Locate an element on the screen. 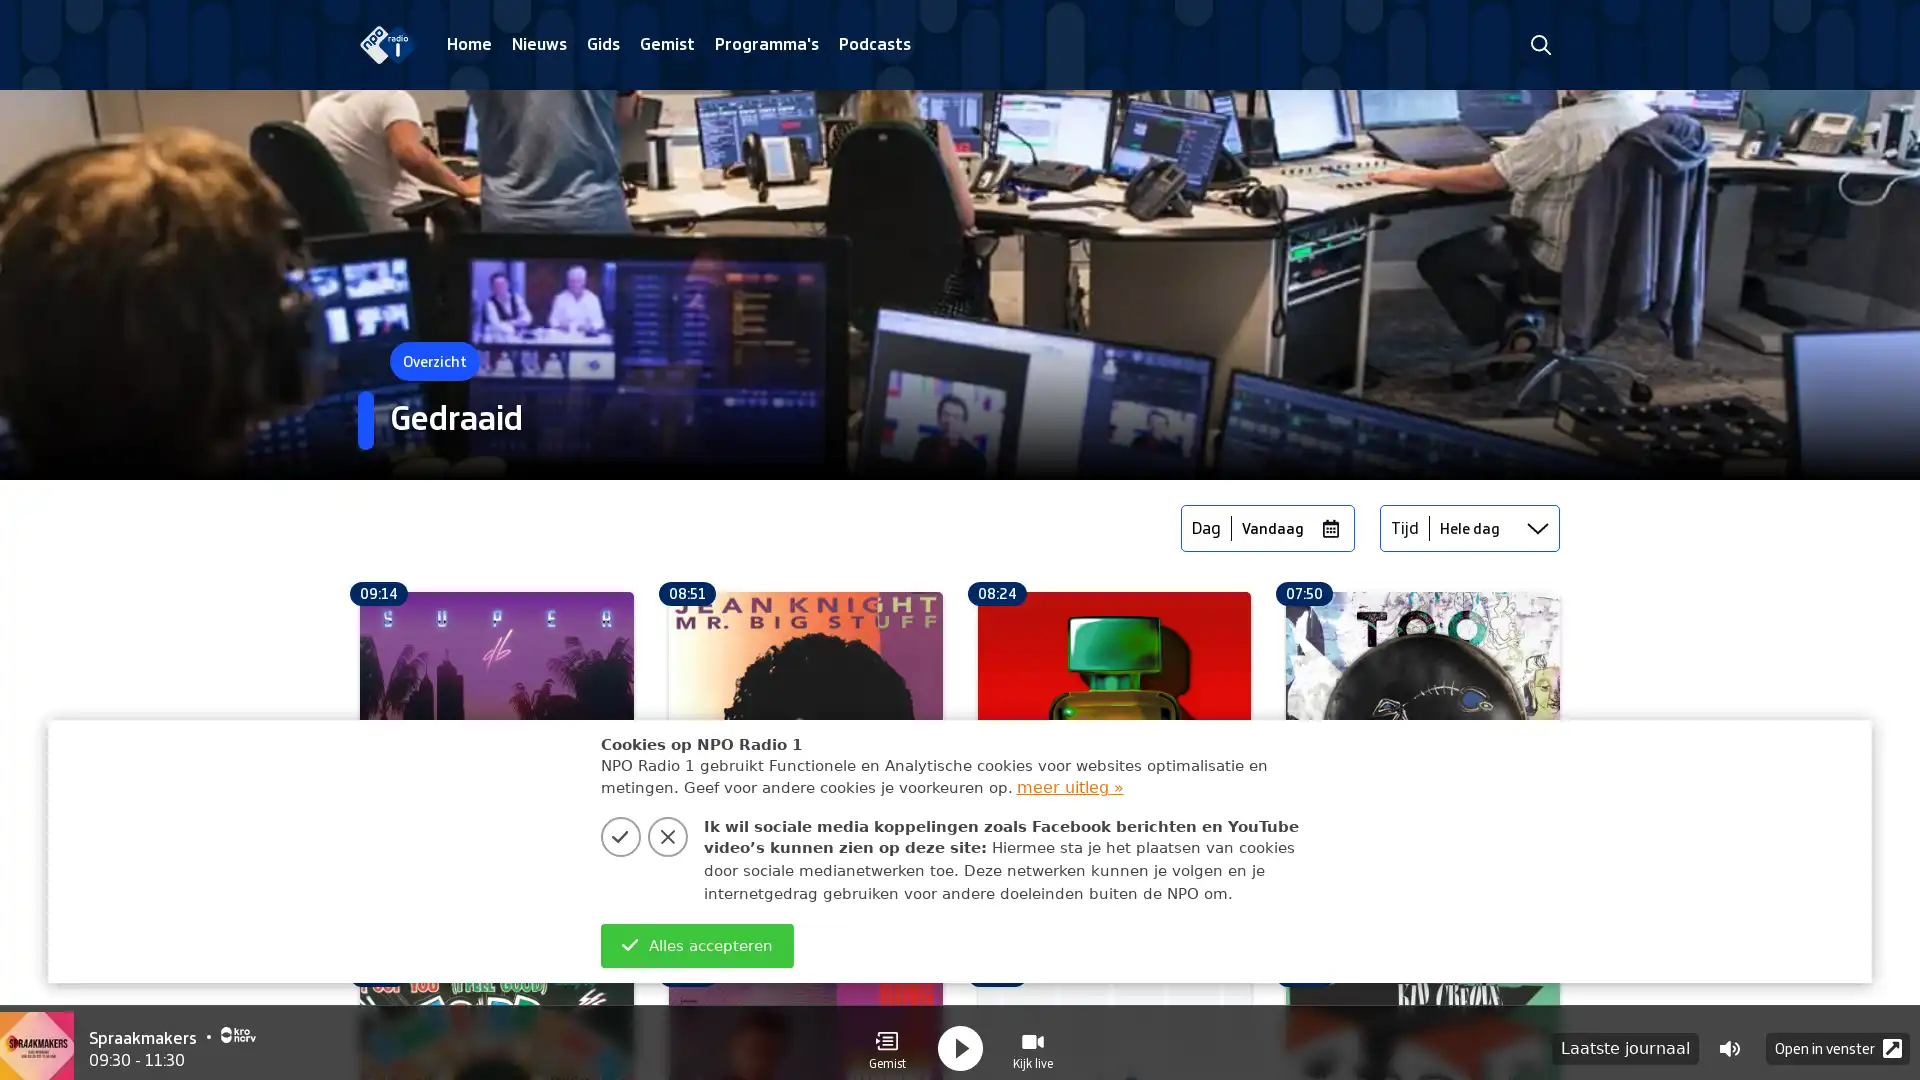 Image resolution: width=1920 pixels, height=1080 pixels. zoeken is located at coordinates (1539, 44).